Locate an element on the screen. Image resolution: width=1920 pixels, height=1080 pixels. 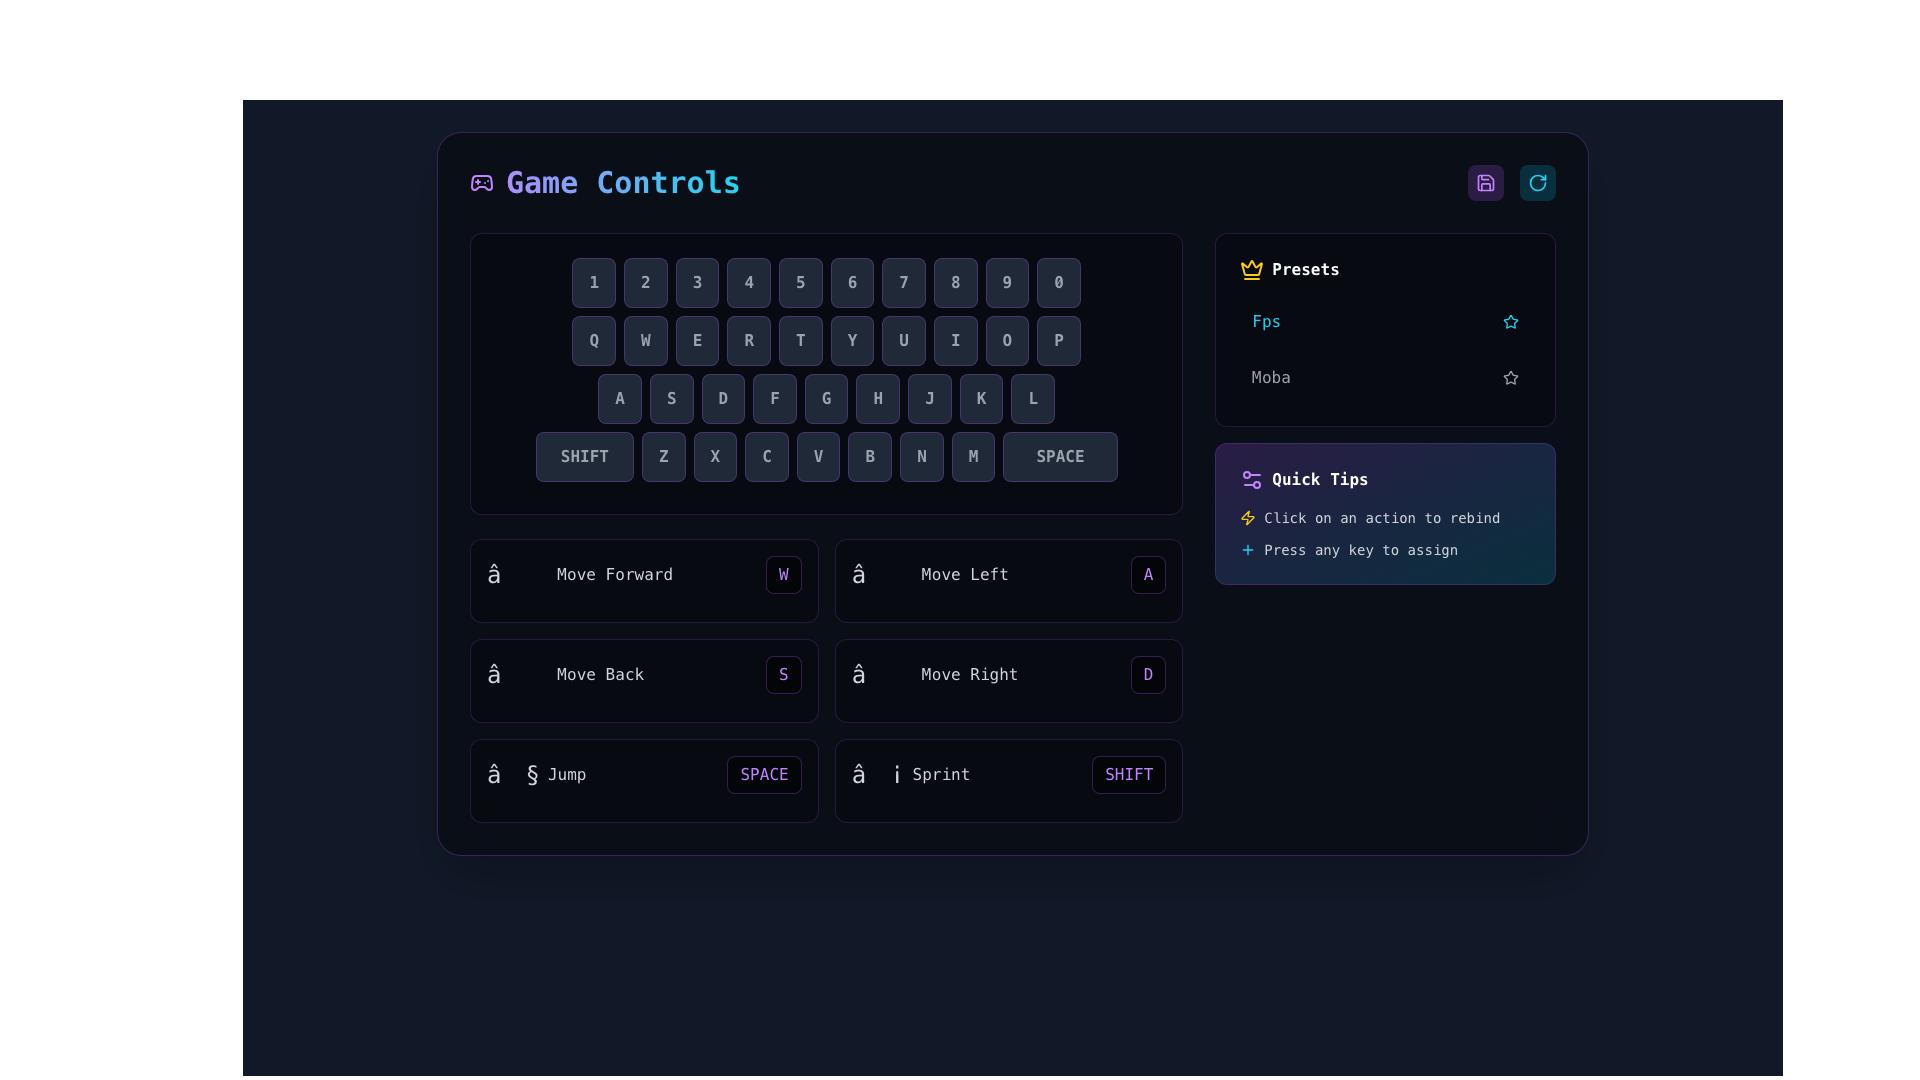
the arrow symbol ('→') that is part of the 'Move Right' control binding, located in the third row and fourth column of the grid layout is located at coordinates (881, 675).